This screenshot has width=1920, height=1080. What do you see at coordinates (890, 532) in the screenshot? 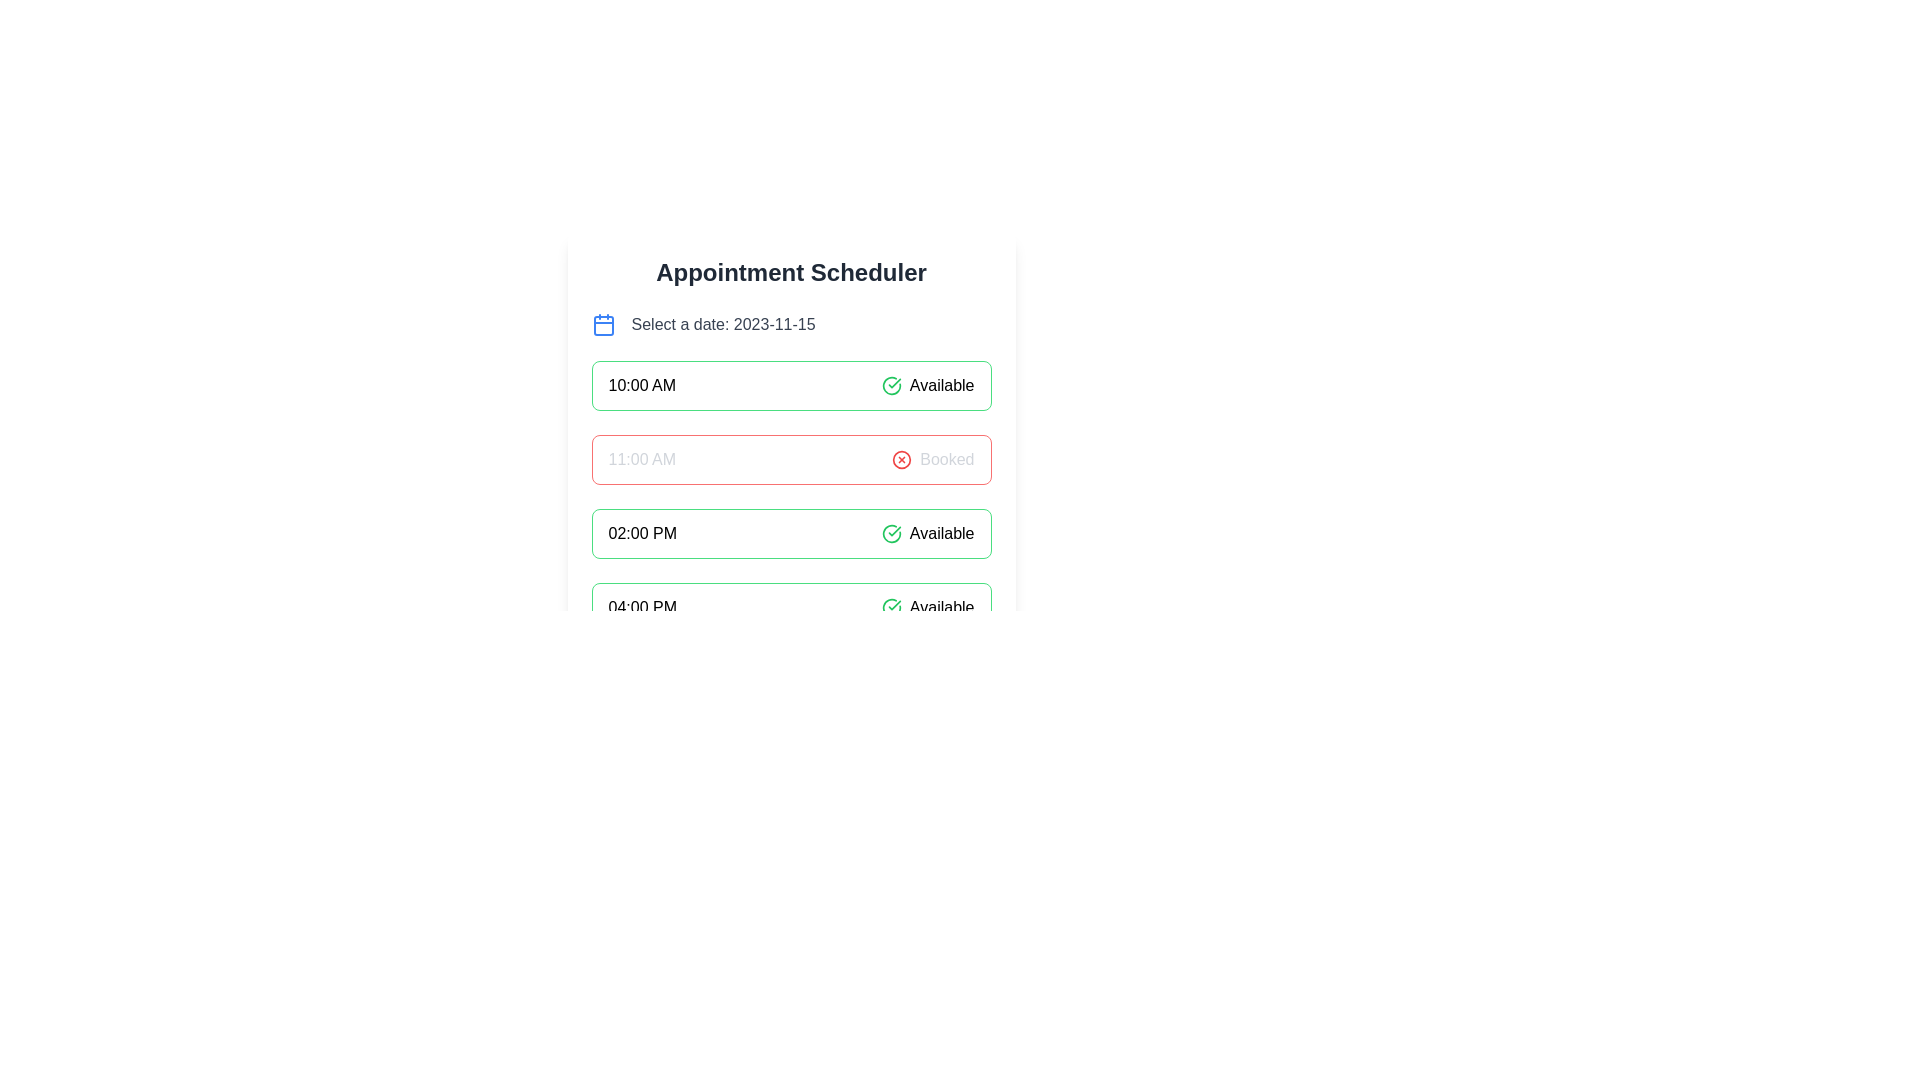
I see `the green circular icon with a checkmark located to the left of the 'Available' text in the '02:00 PM' time slot to interact with it` at bounding box center [890, 532].